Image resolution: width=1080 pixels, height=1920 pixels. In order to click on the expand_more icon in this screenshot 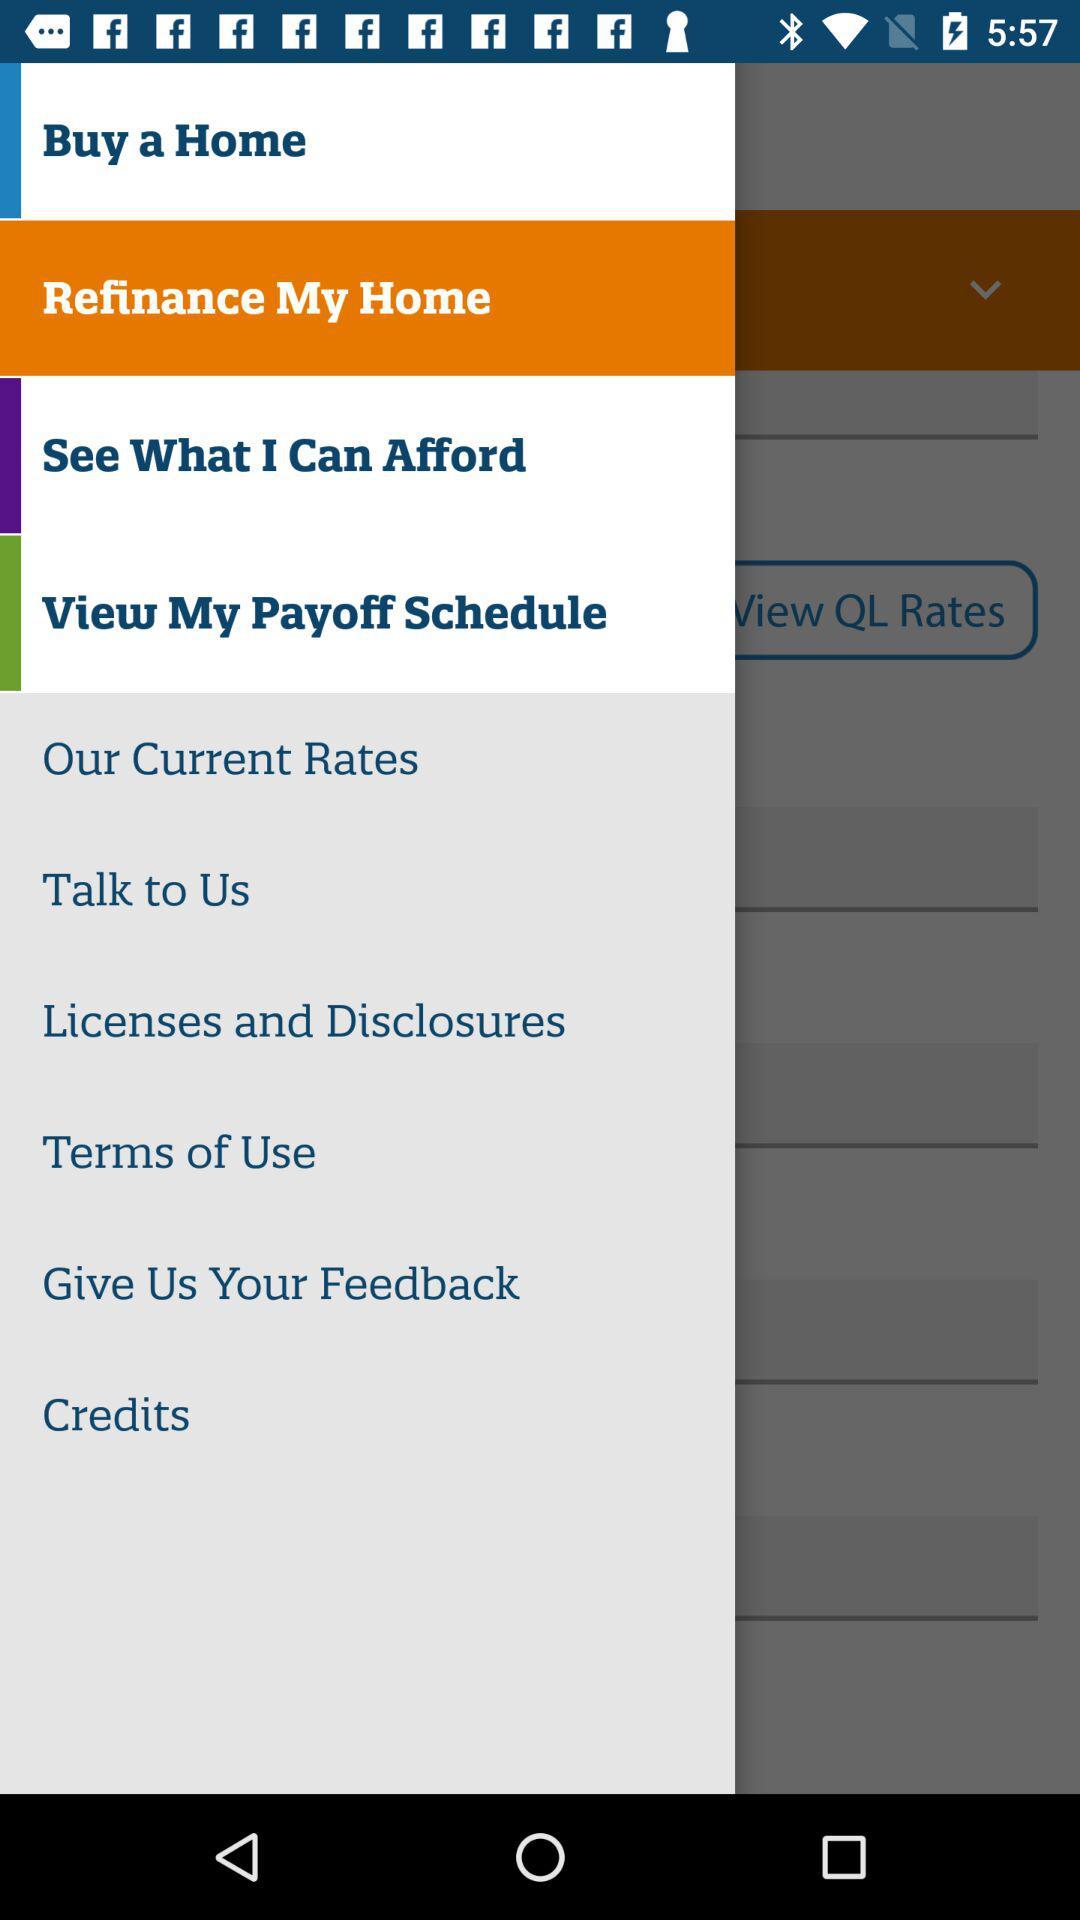, I will do `click(984, 289)`.